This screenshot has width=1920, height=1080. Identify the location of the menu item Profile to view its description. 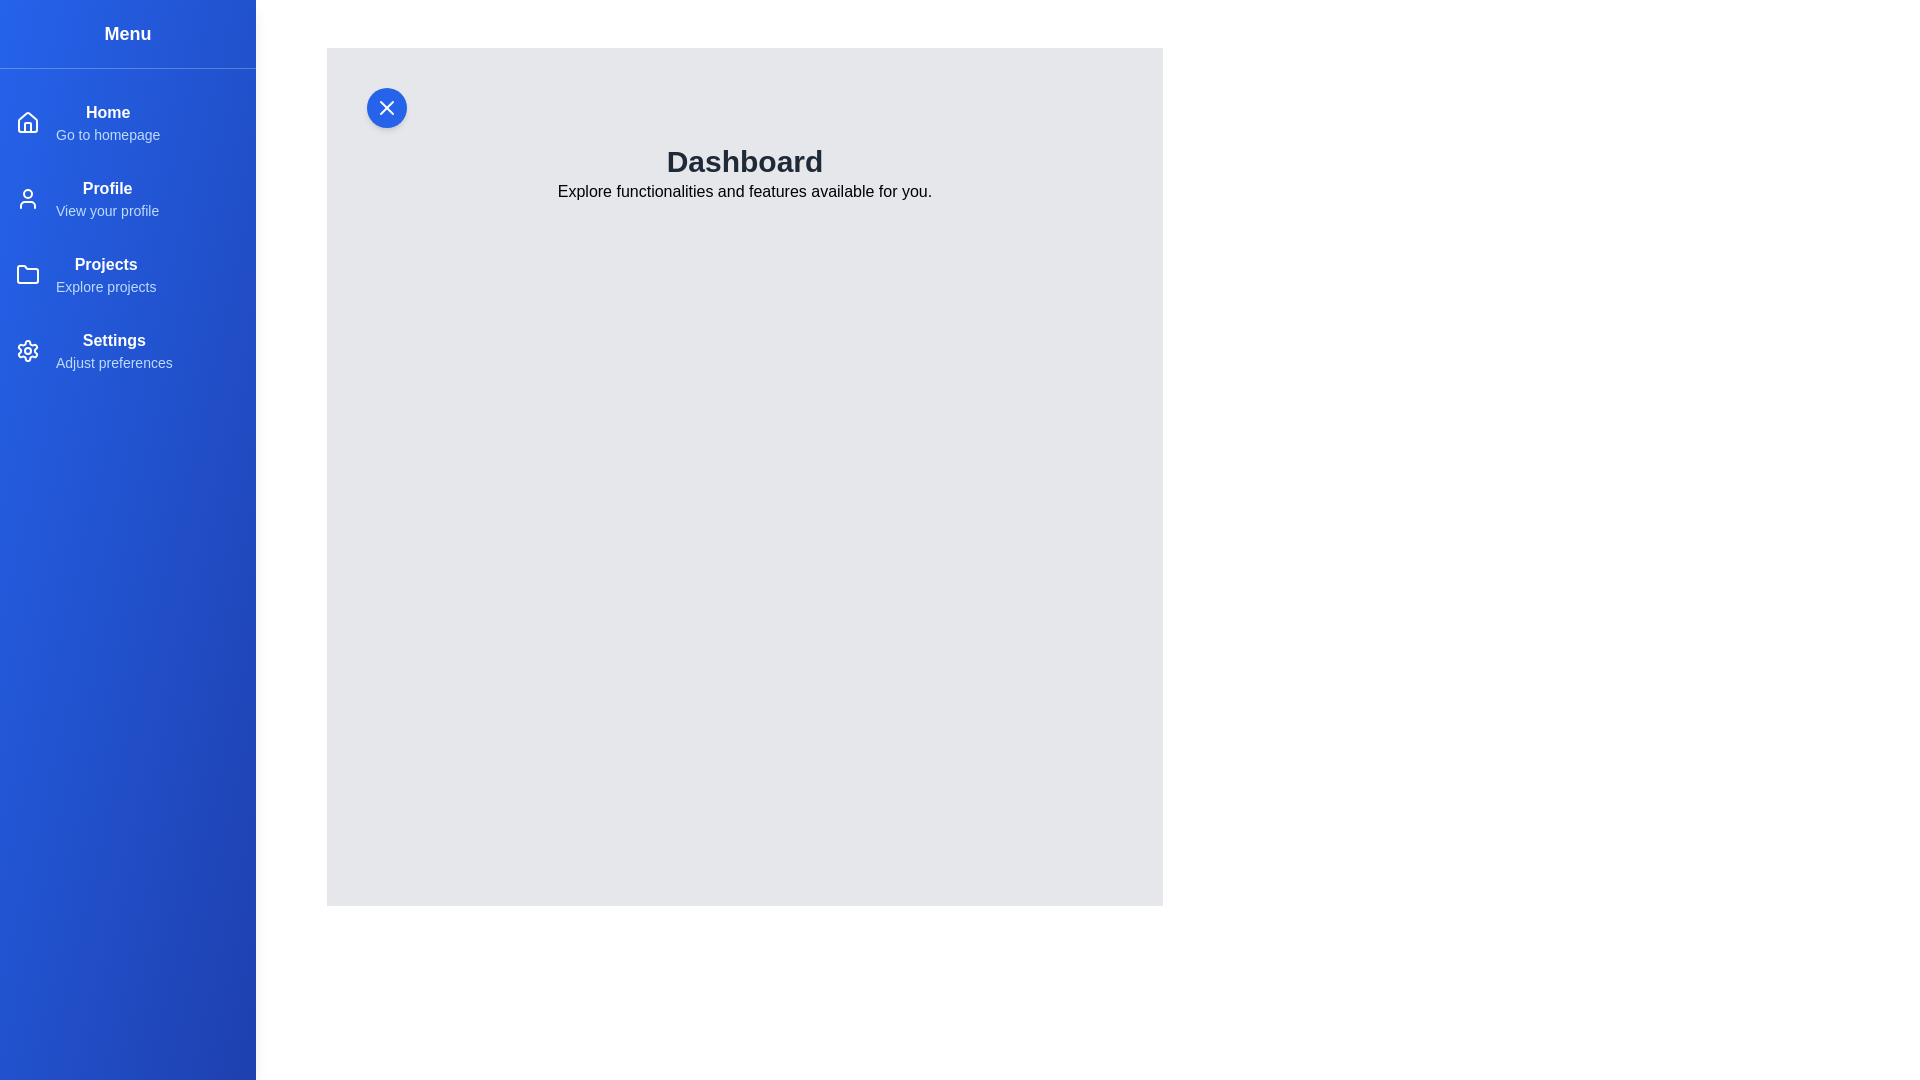
(127, 199).